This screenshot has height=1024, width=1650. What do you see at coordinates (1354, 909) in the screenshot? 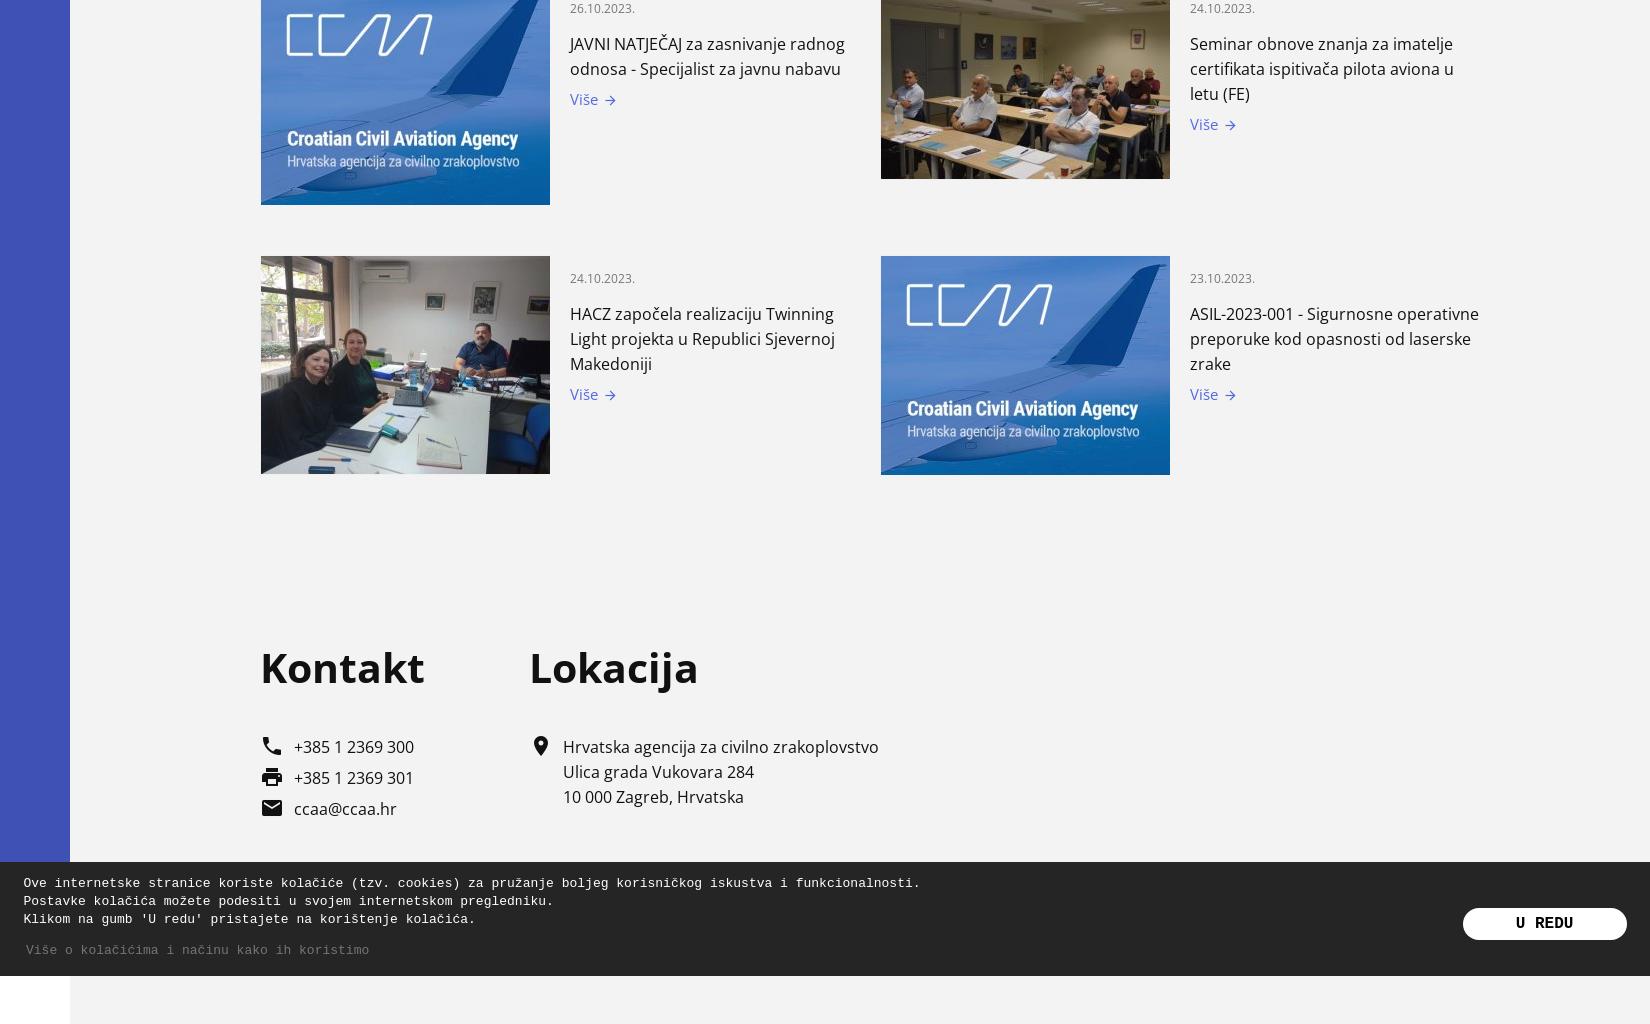
I see `'Politika privatnosti'` at bounding box center [1354, 909].